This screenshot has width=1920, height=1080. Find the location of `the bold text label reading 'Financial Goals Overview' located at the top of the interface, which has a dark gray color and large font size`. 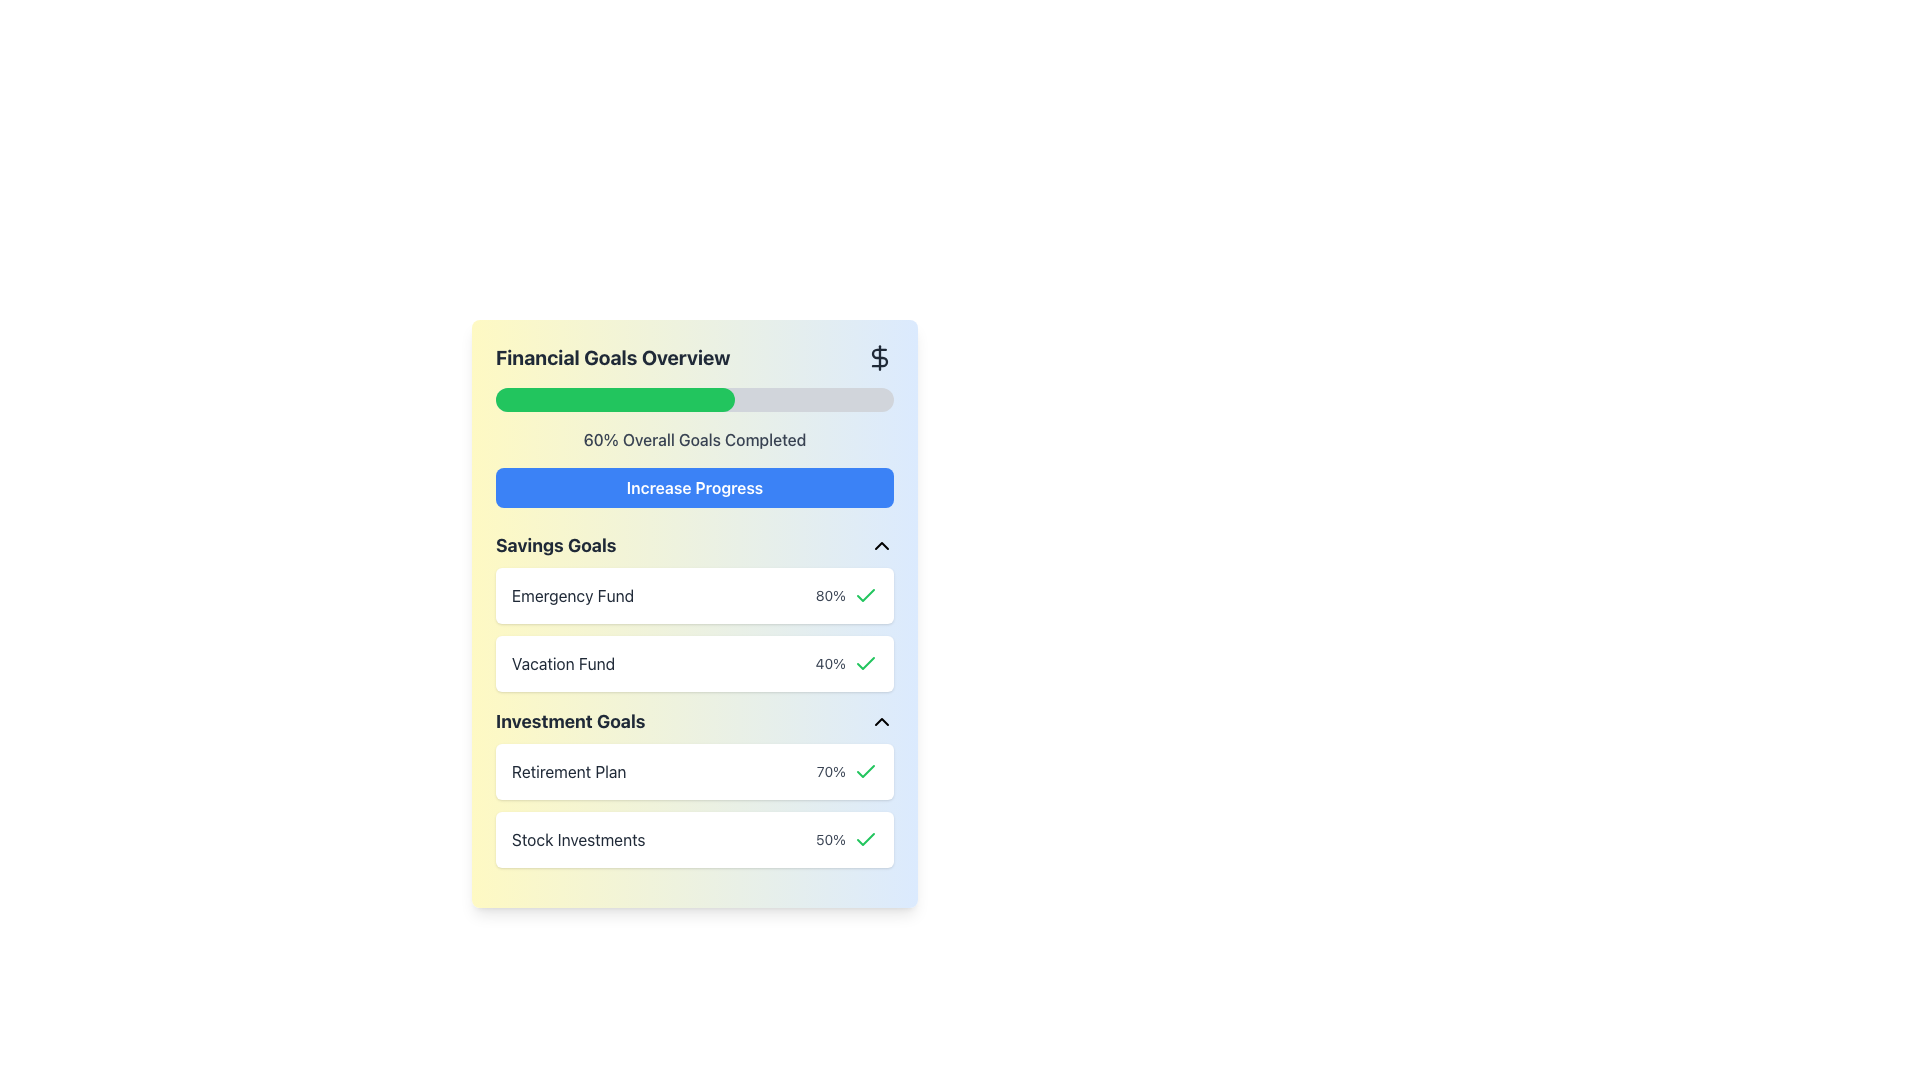

the bold text label reading 'Financial Goals Overview' located at the top of the interface, which has a dark gray color and large font size is located at coordinates (612, 357).